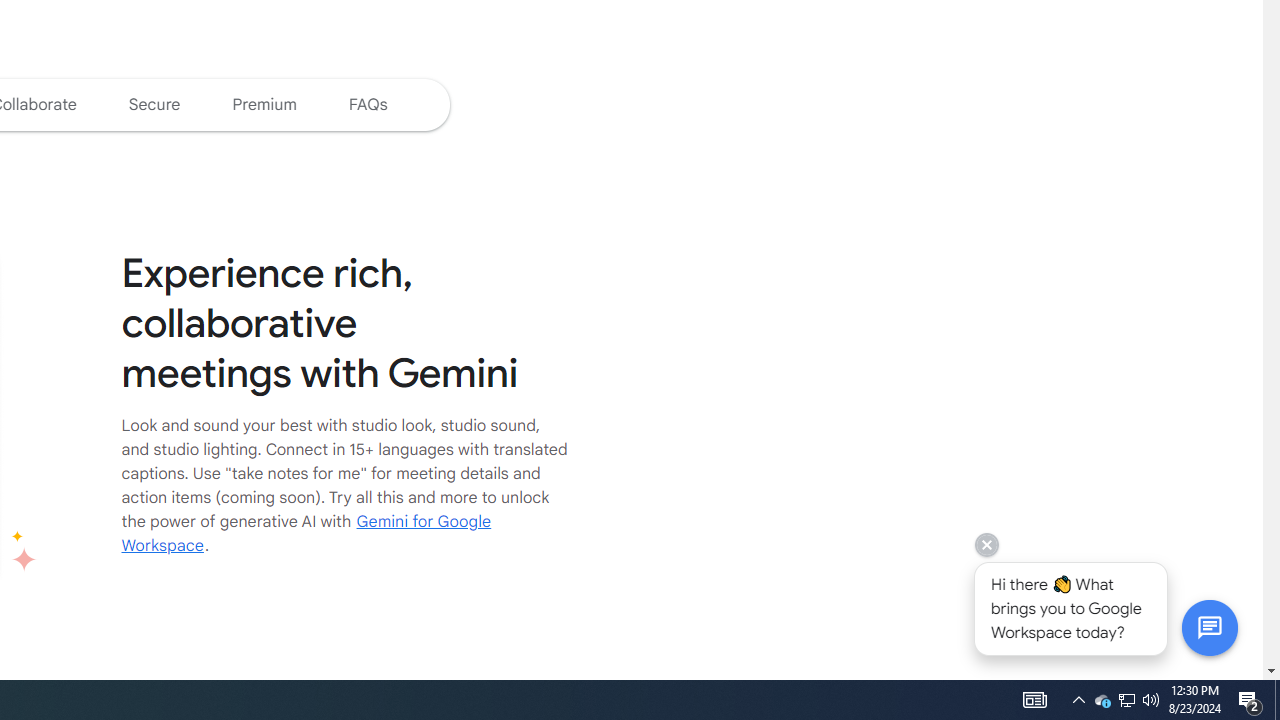 Image resolution: width=1280 pixels, height=720 pixels. Describe the element at coordinates (263, 104) in the screenshot. I see `'Jump to the premium section of the page'` at that location.